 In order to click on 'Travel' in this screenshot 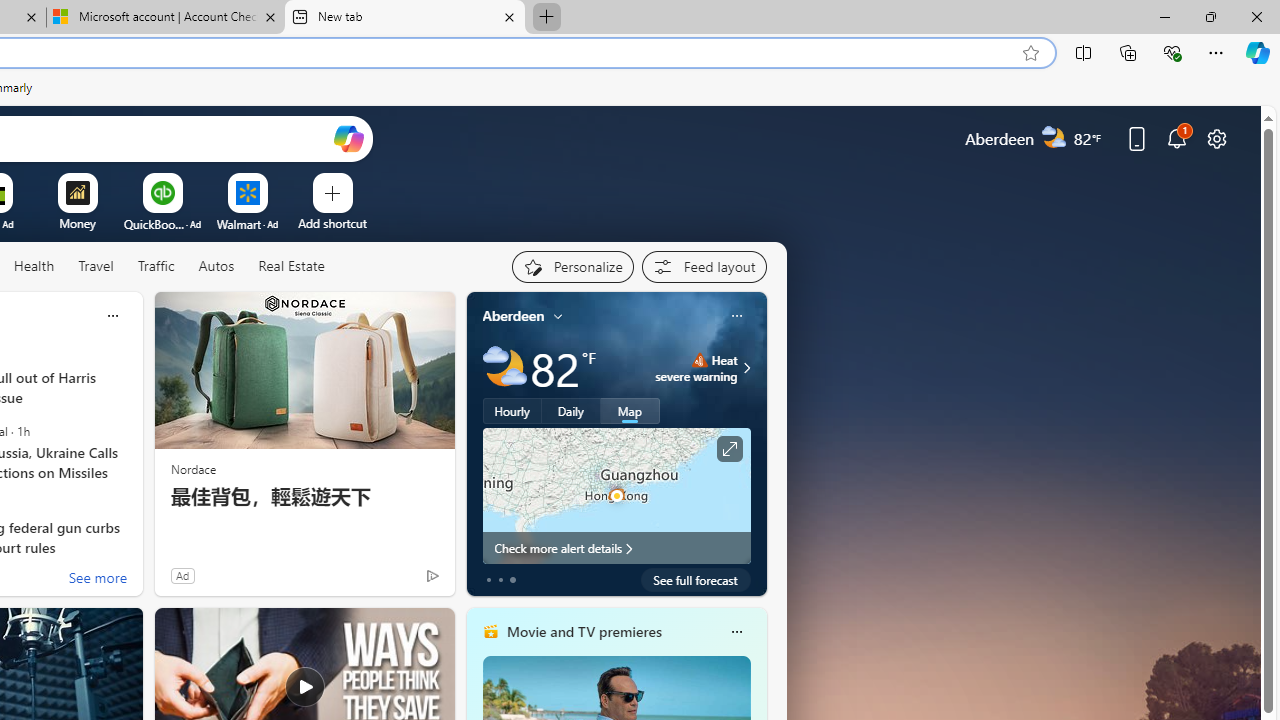, I will do `click(95, 265)`.